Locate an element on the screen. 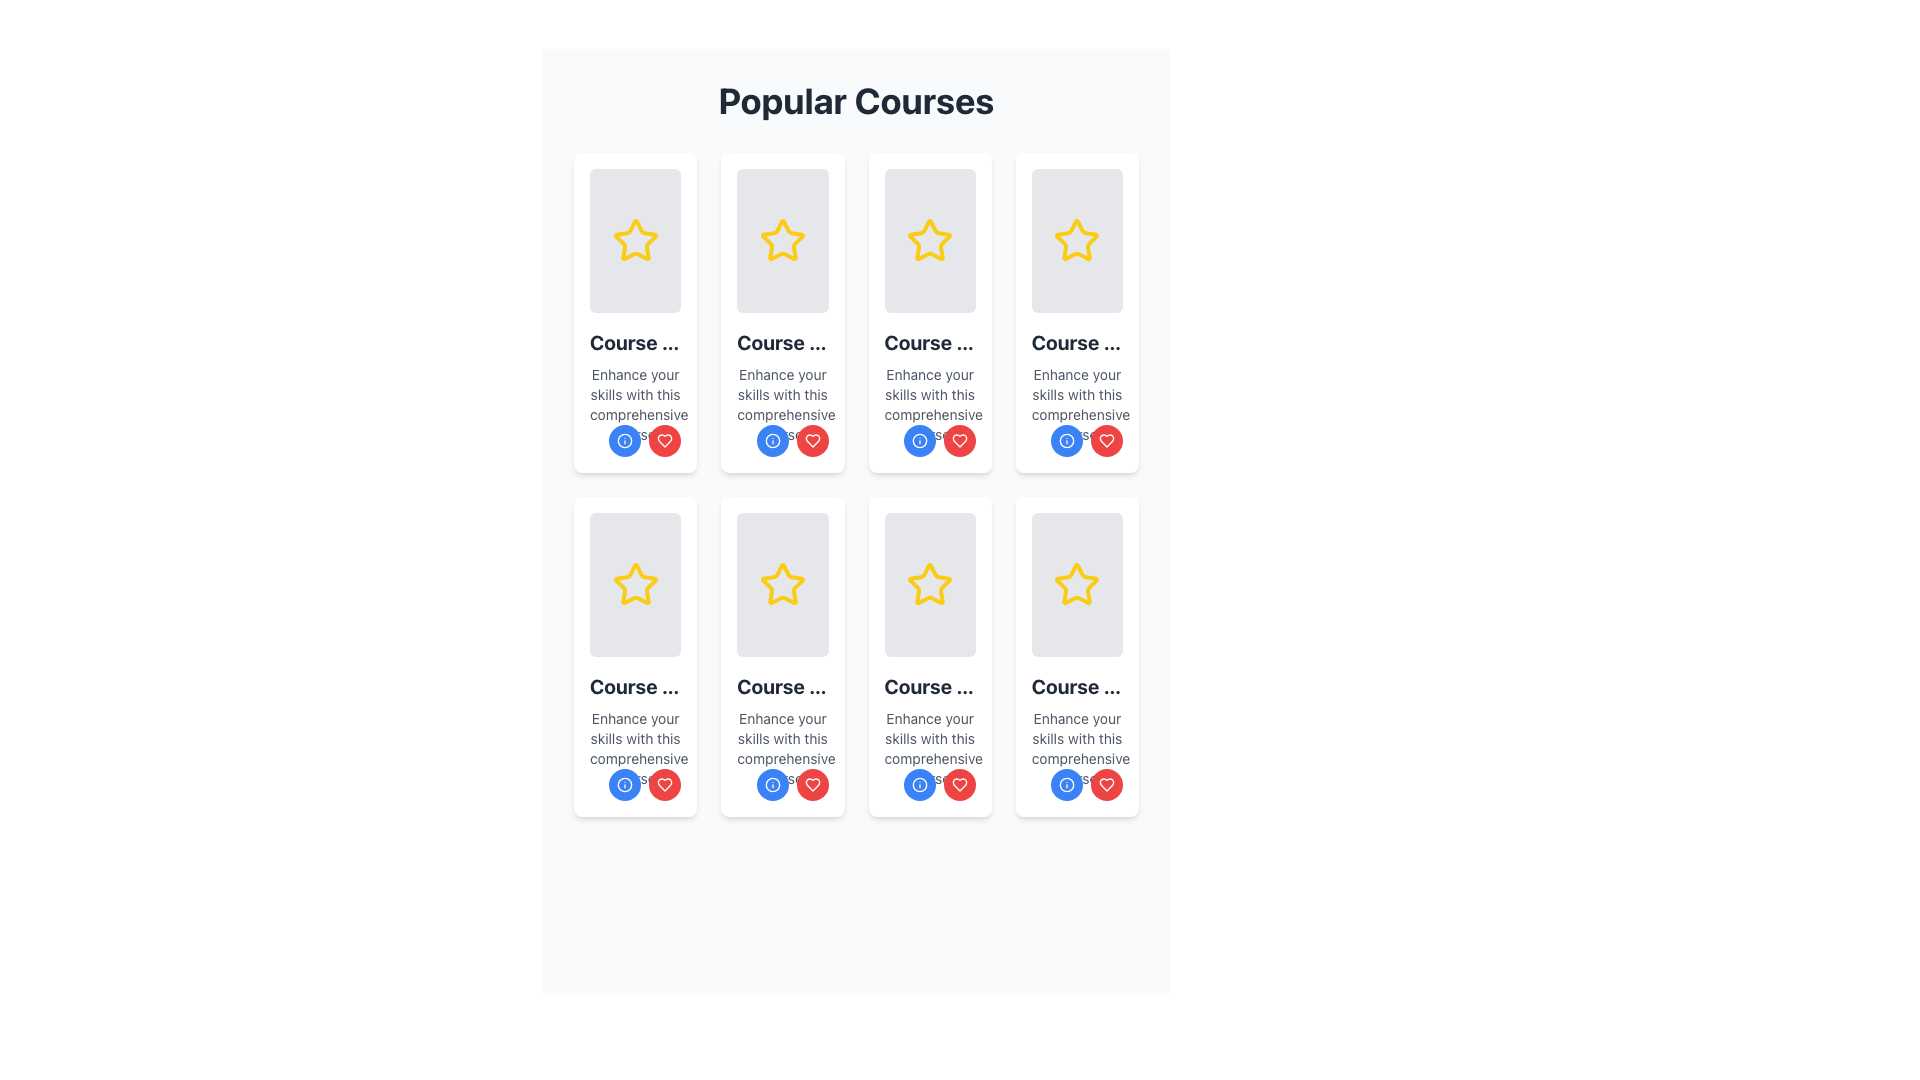  the star icon in the first column of the second row of the course grid, which is used for rating or favoriting a course is located at coordinates (634, 585).